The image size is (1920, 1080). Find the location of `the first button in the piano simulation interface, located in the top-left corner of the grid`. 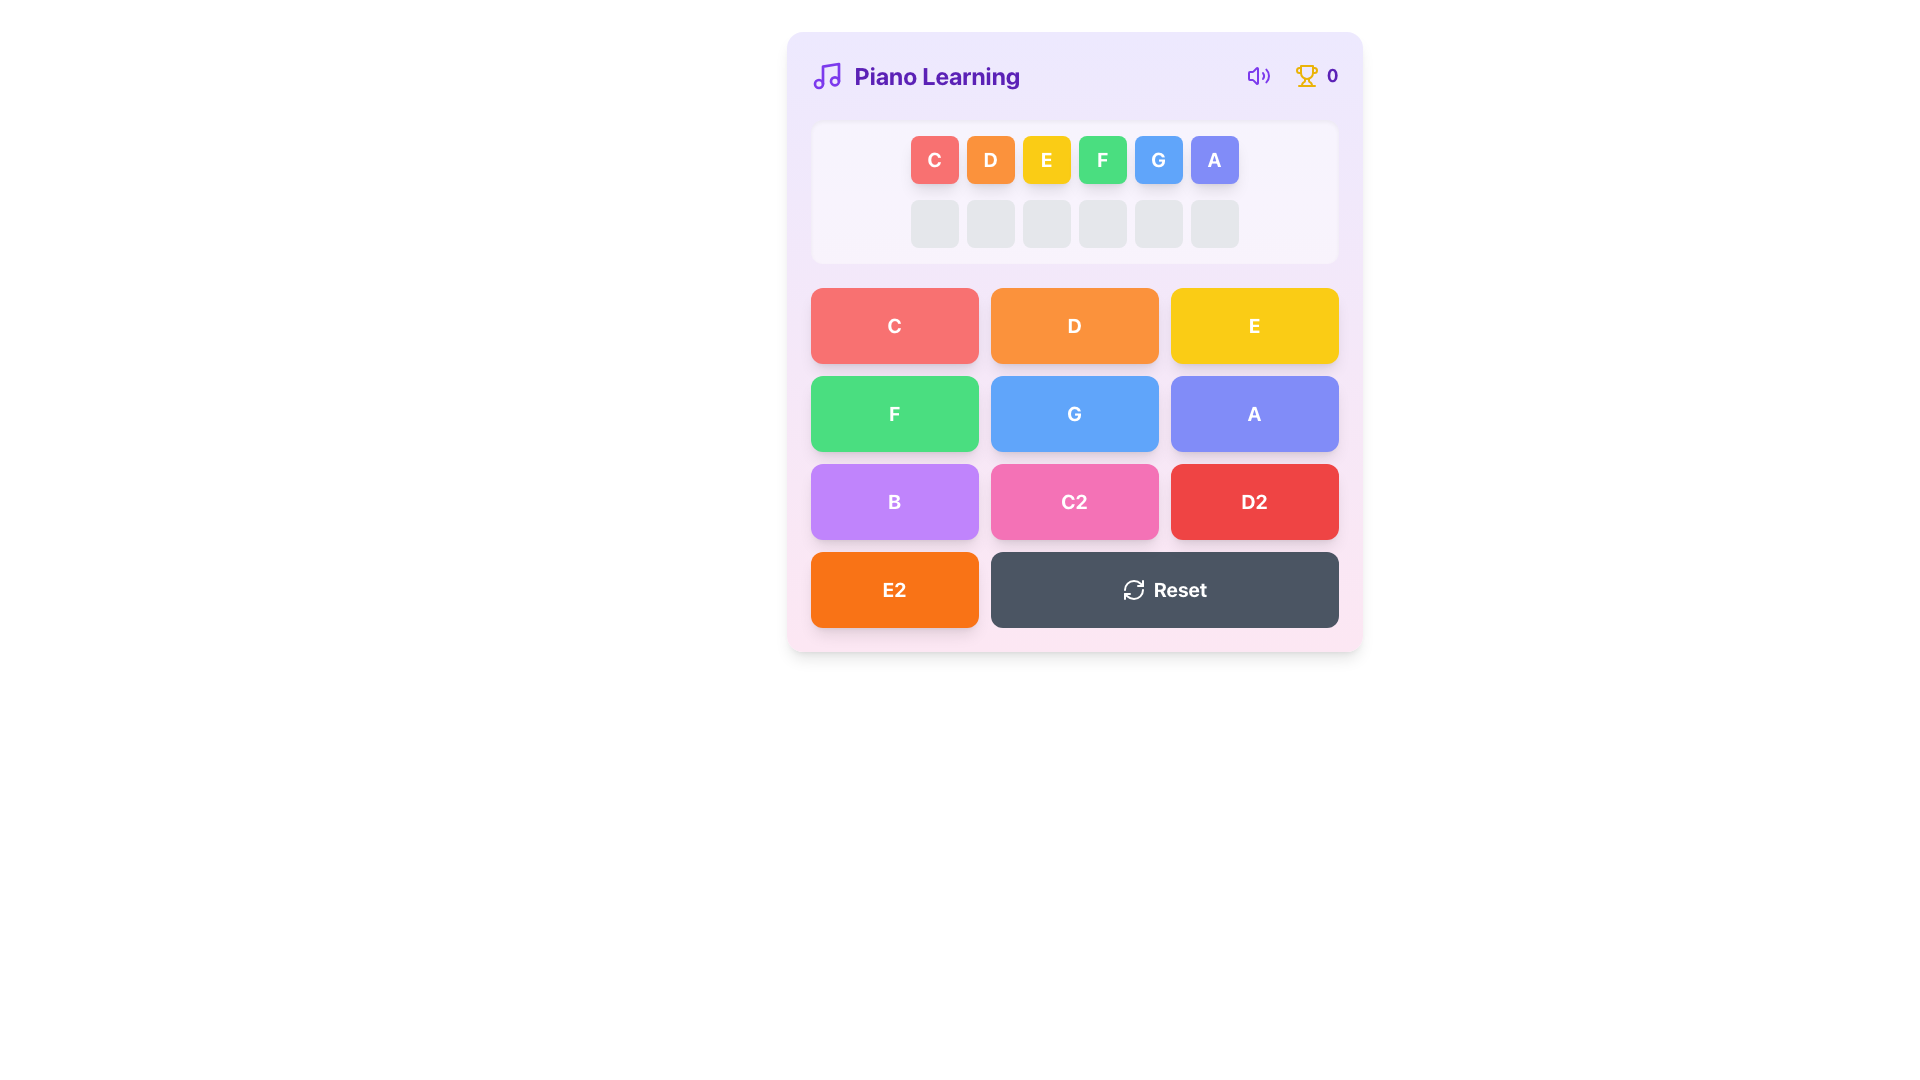

the first button in the piano simulation interface, located in the top-left corner of the grid is located at coordinates (893, 325).